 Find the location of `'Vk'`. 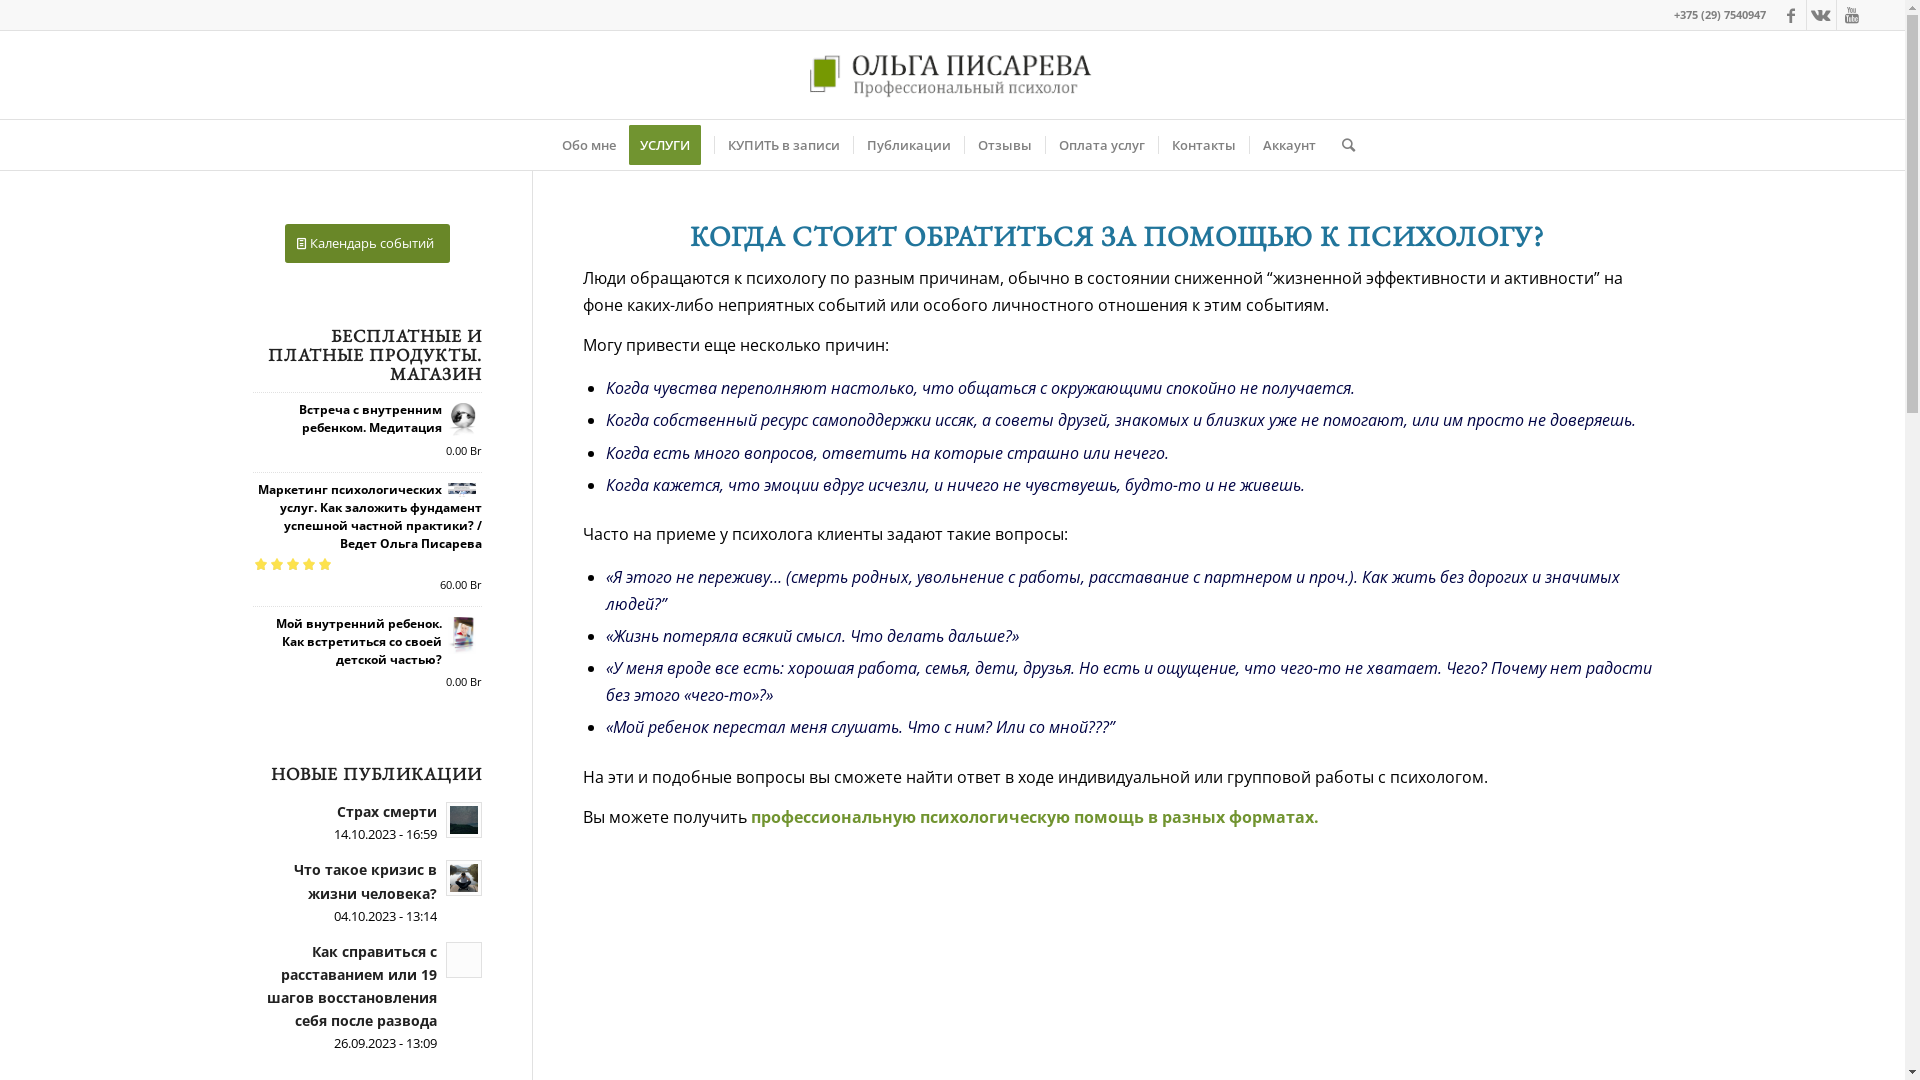

'Vk' is located at coordinates (1821, 15).